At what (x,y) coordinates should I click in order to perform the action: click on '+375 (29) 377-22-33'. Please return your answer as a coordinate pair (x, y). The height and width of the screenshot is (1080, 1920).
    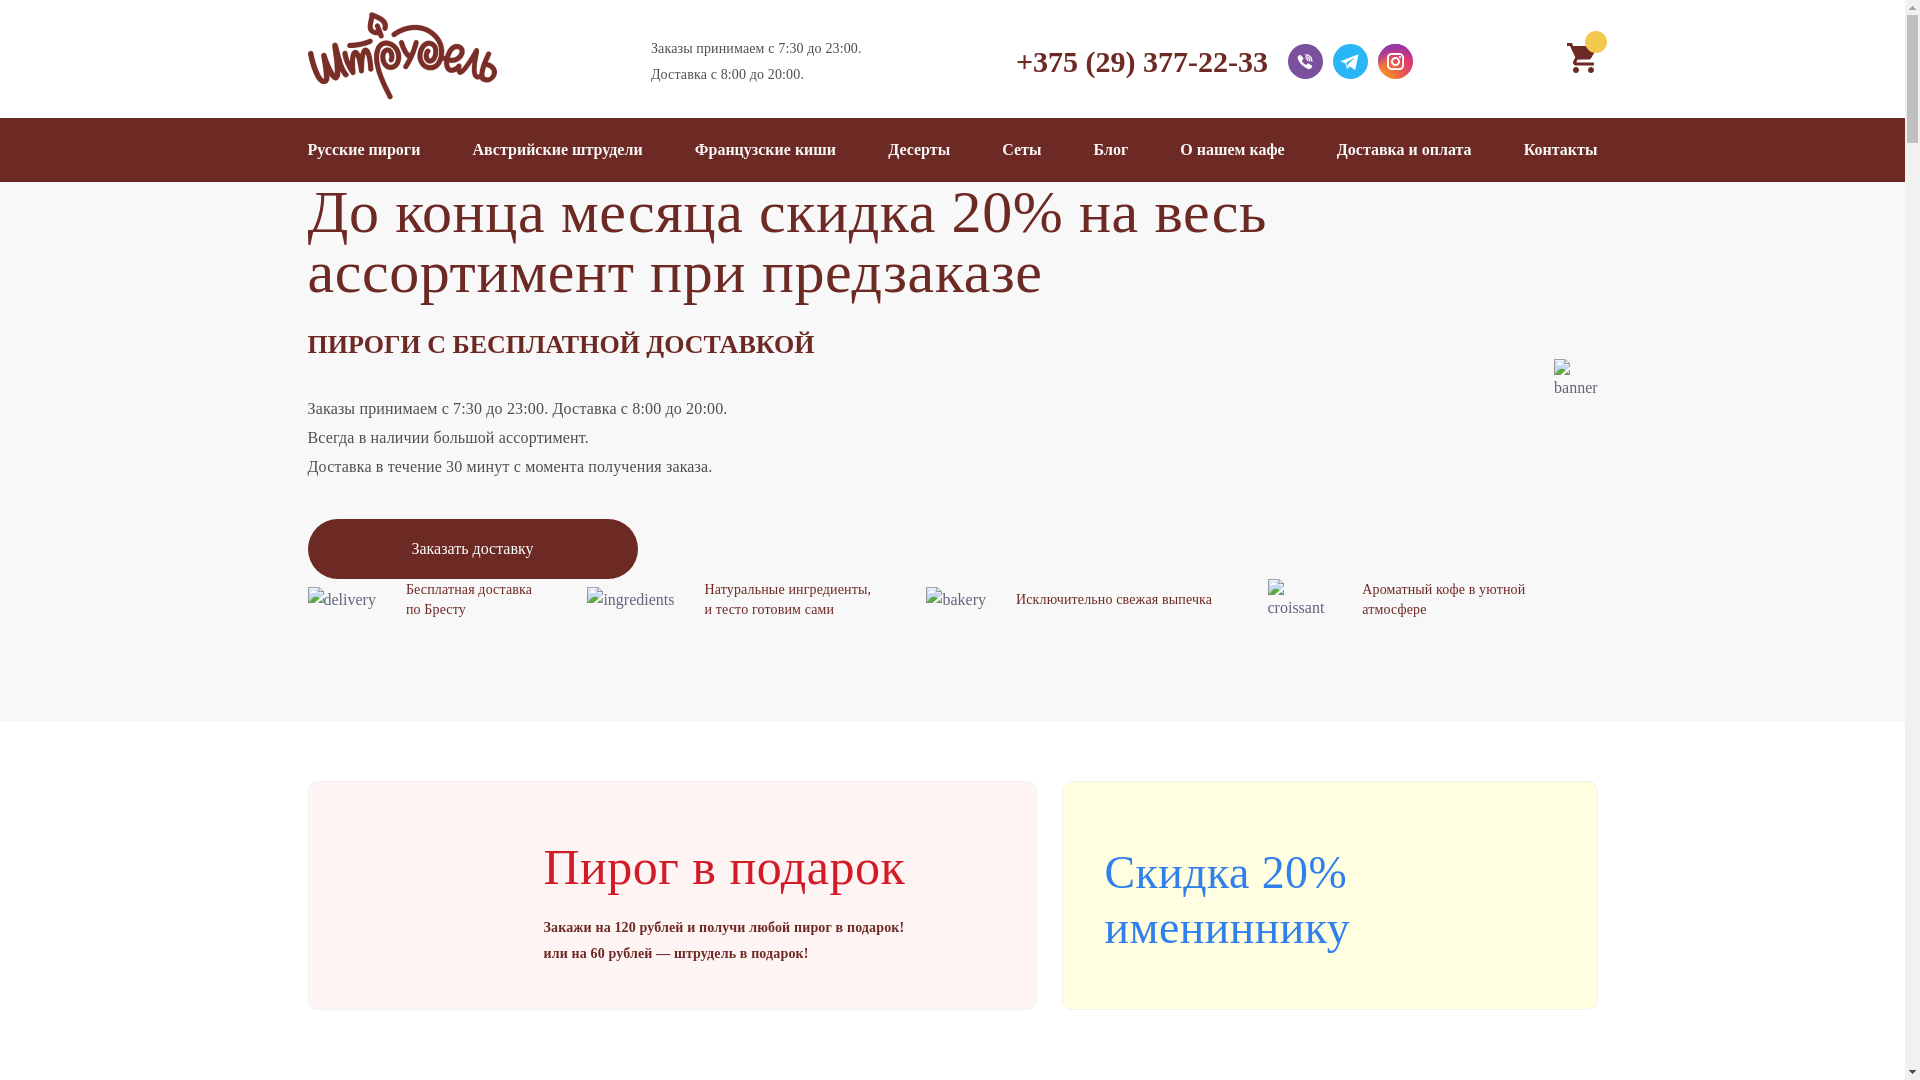
    Looking at the image, I should click on (1142, 60).